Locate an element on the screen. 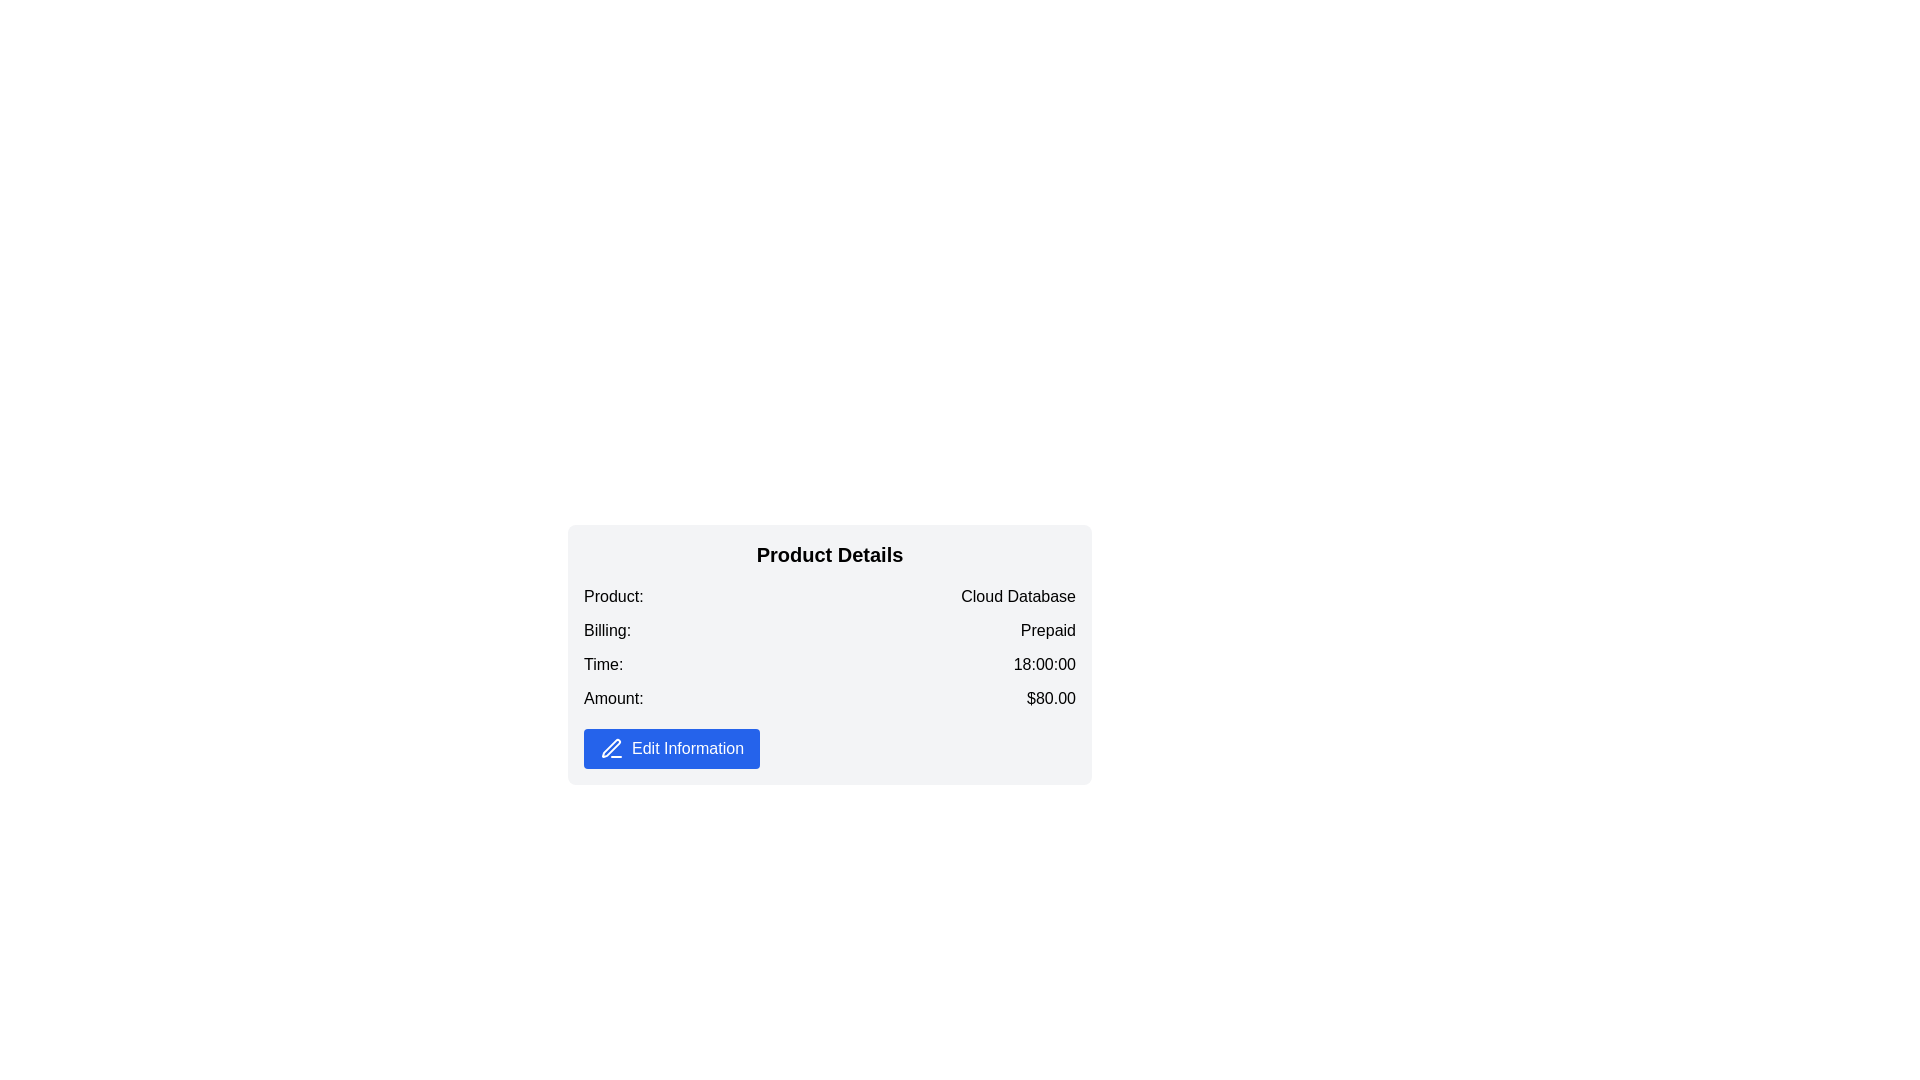 This screenshot has width=1920, height=1080. the label text element that serves as a label for a monetary value in the financial summary, located left of the '$80.00' text element and below the 'Time:' detail line in the 'Product Details' section is located at coordinates (612, 698).